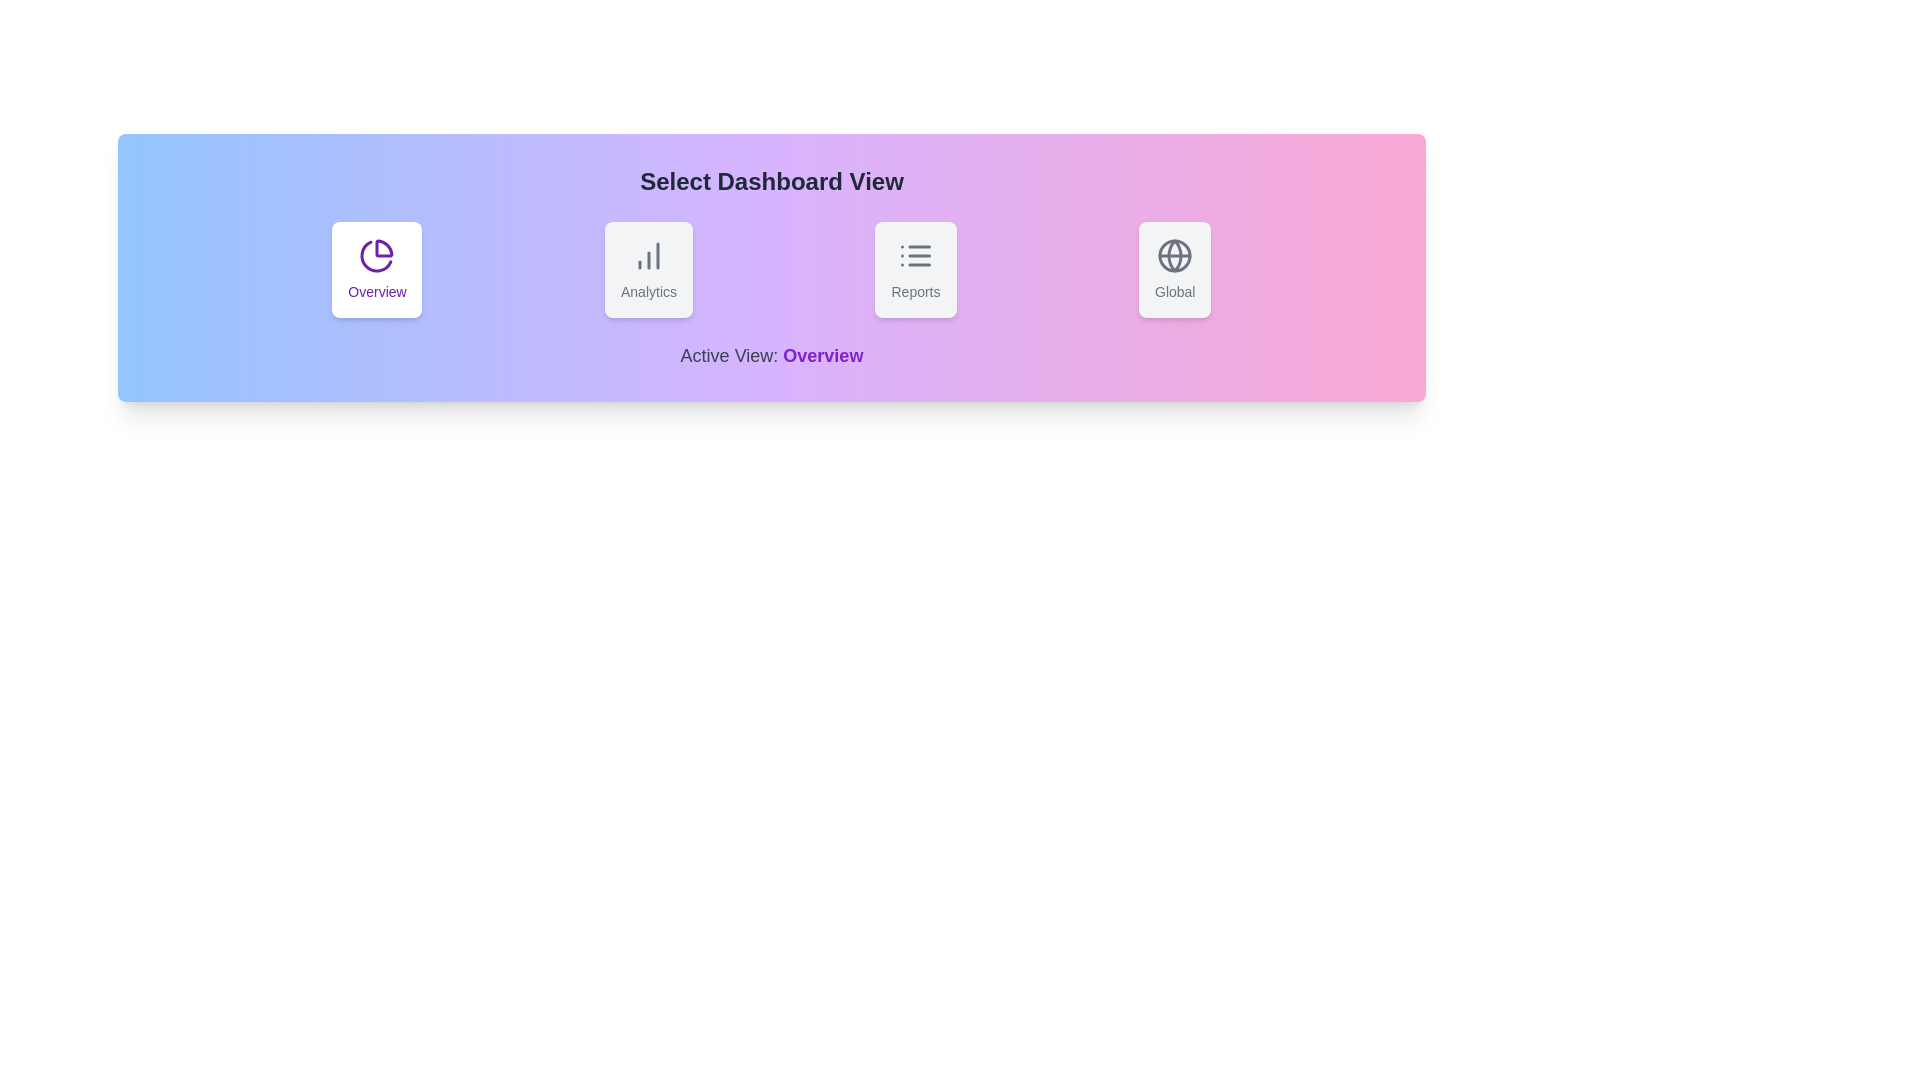  Describe the element at coordinates (915, 270) in the screenshot. I see `the button labeled 'Reports' to observe the hover effect` at that location.